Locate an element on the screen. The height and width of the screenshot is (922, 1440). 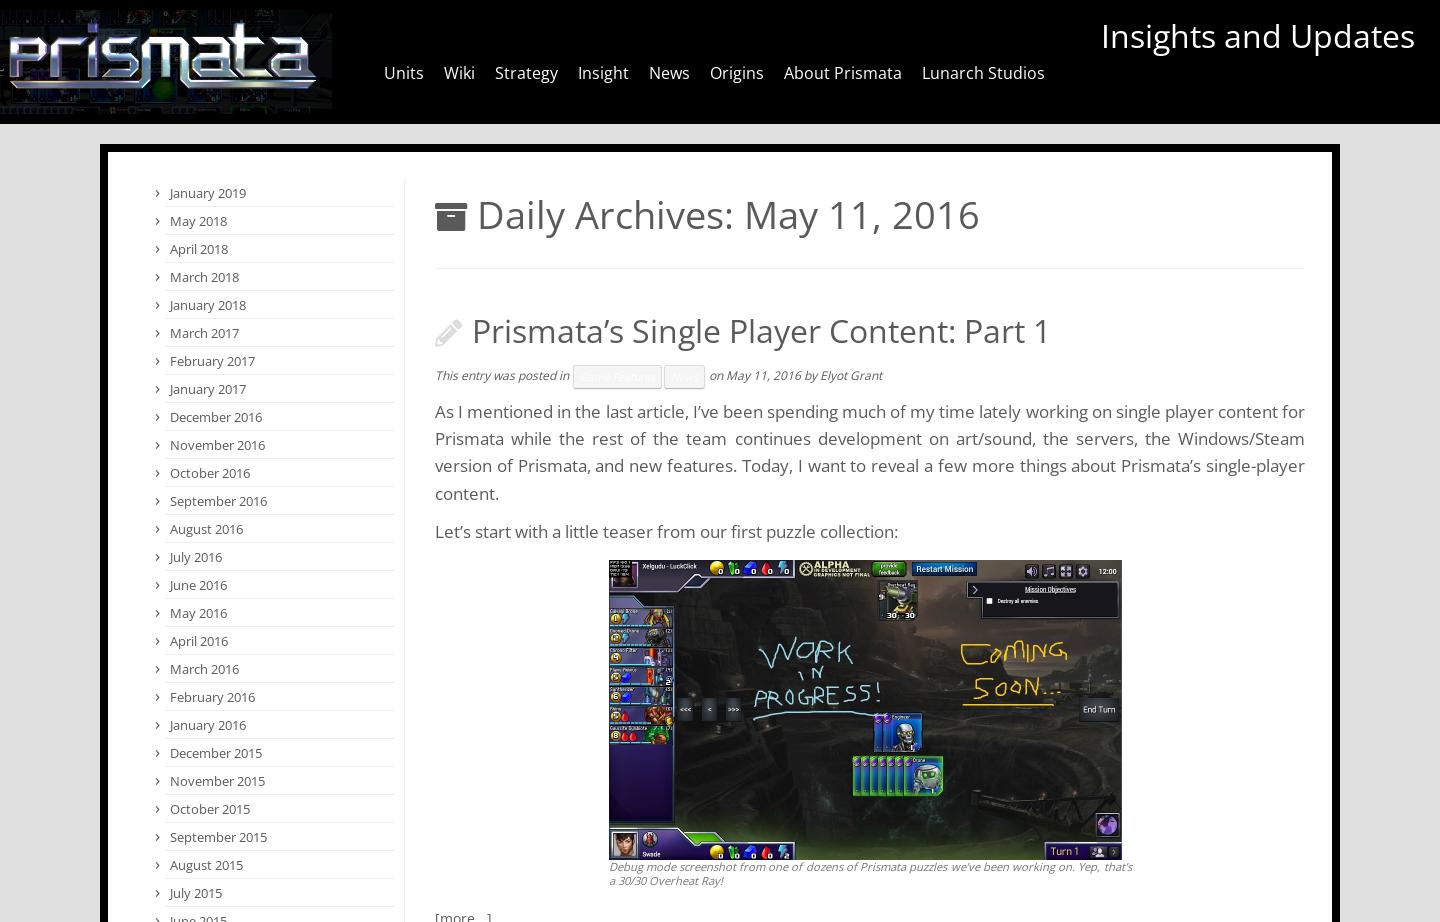
'March 2018' is located at coordinates (204, 275).